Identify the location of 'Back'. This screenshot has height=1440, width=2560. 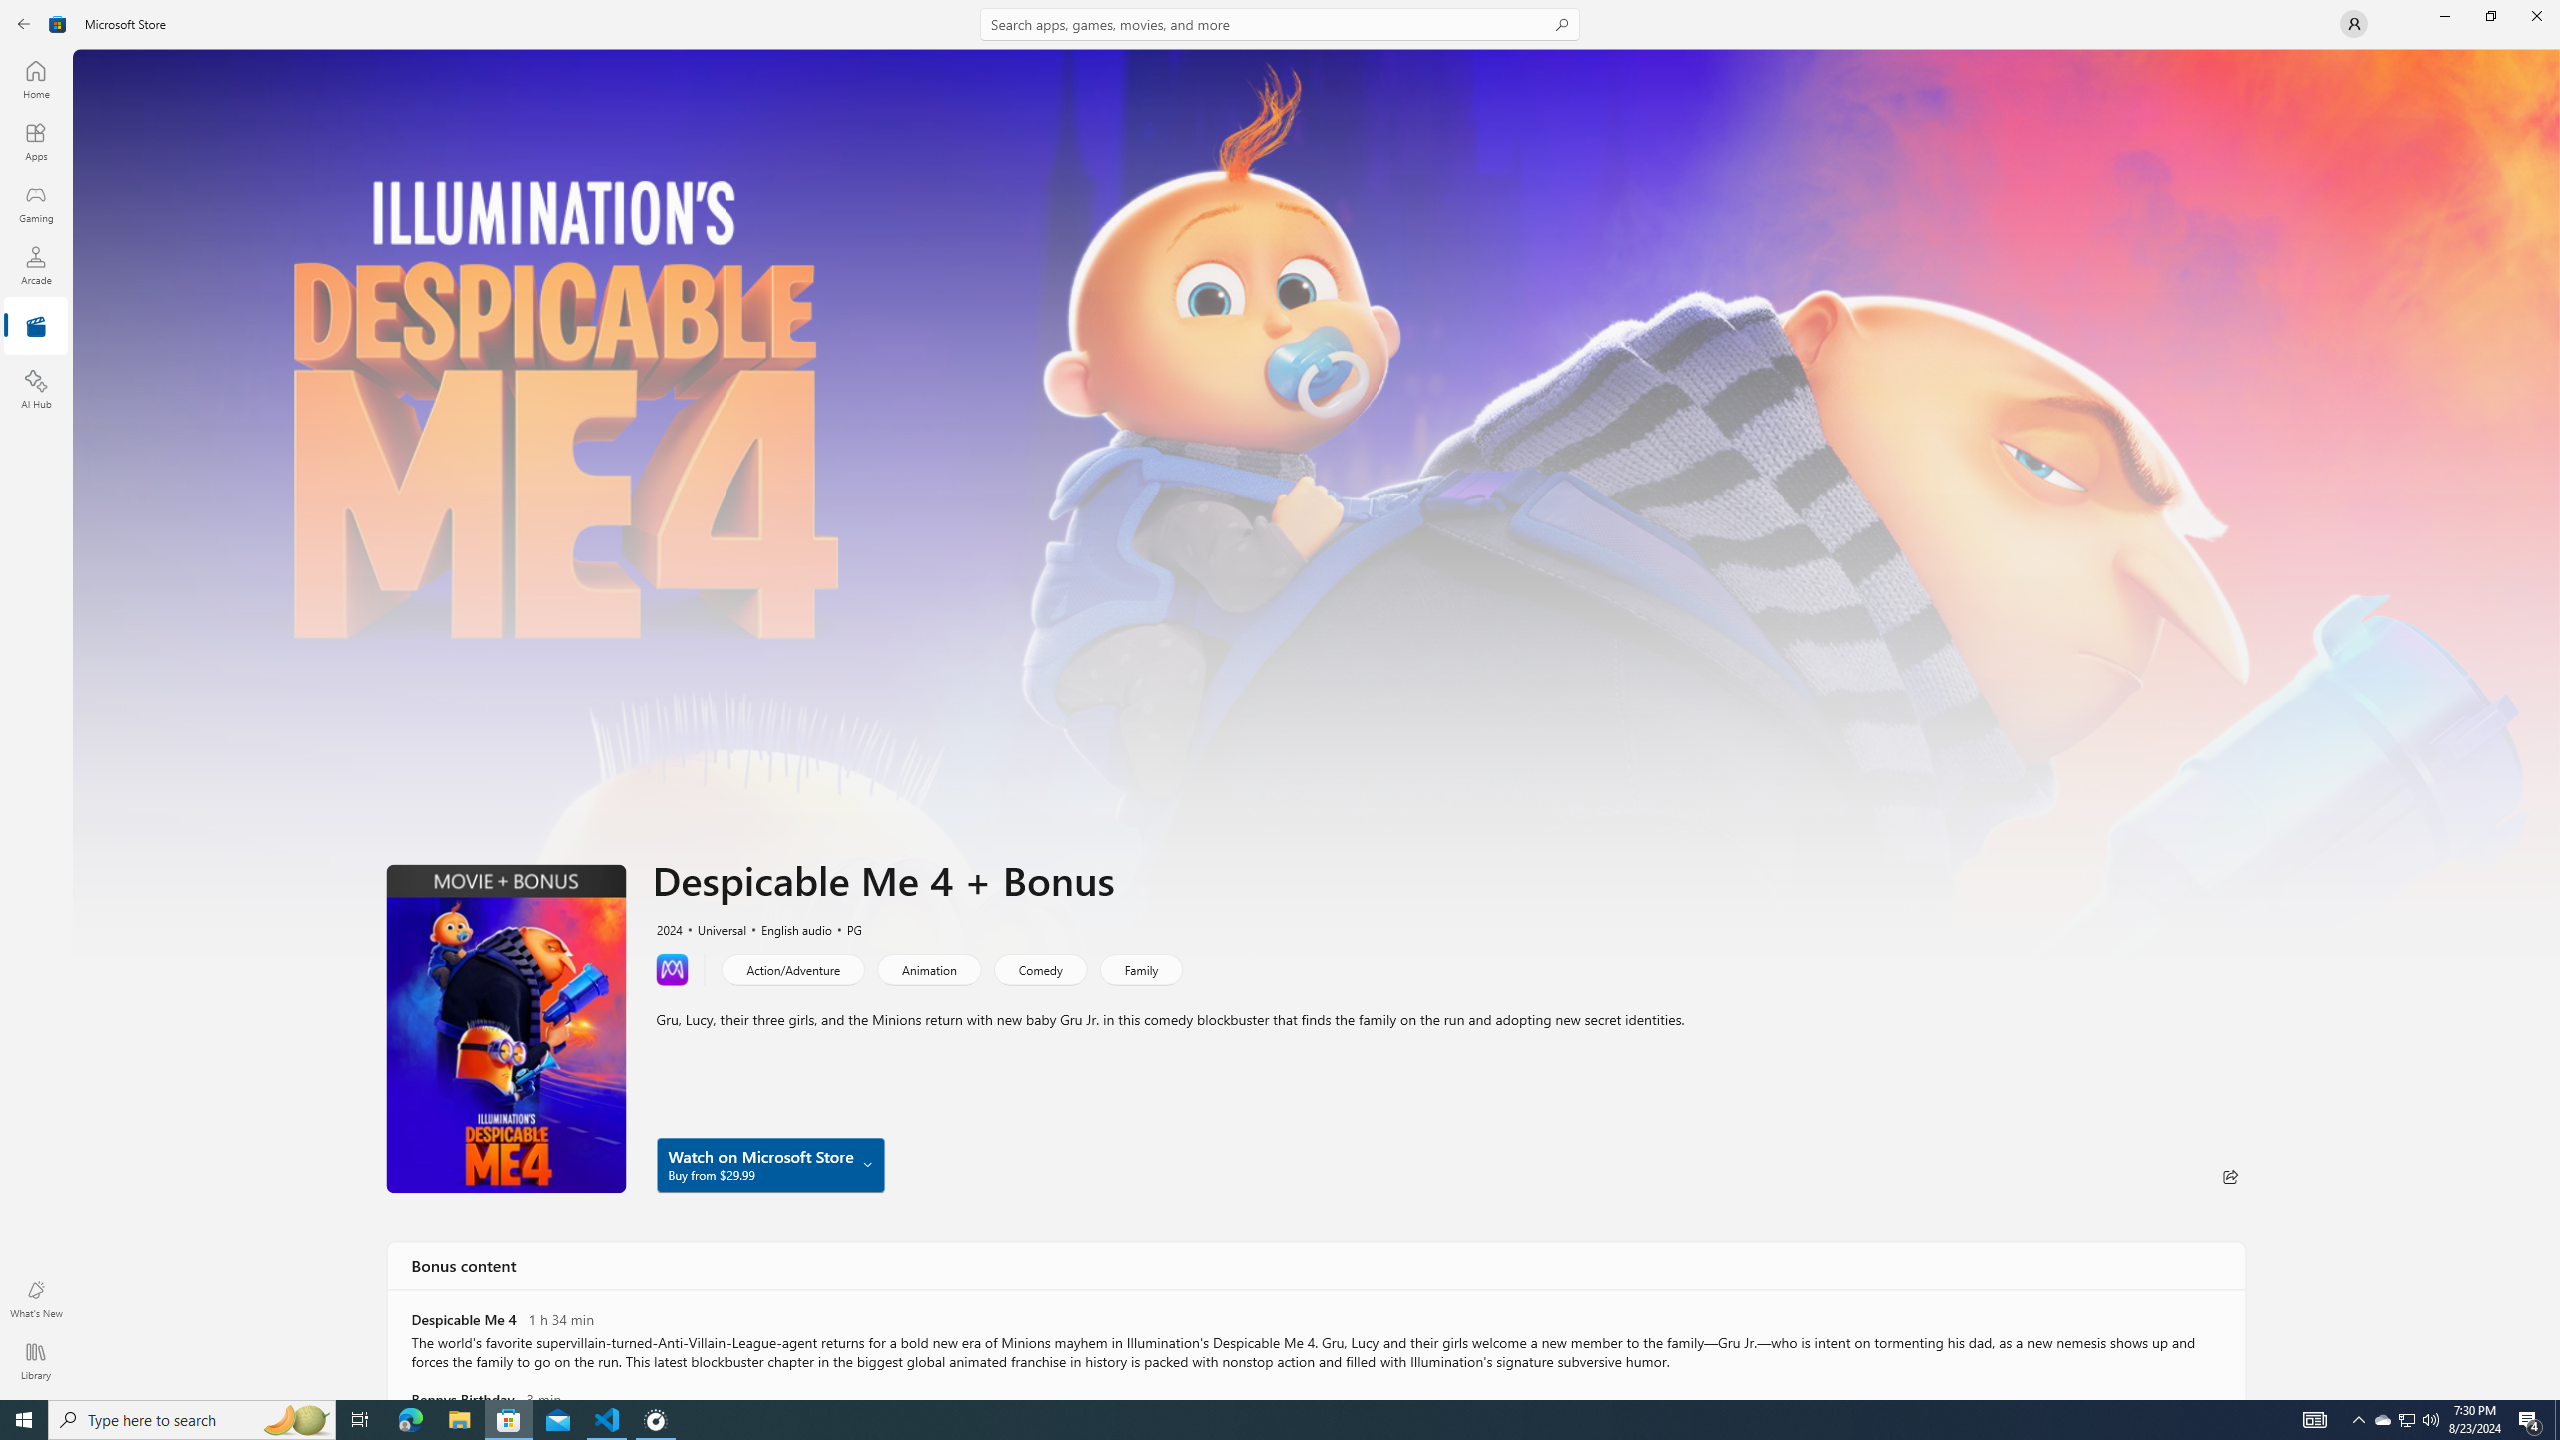
(24, 22).